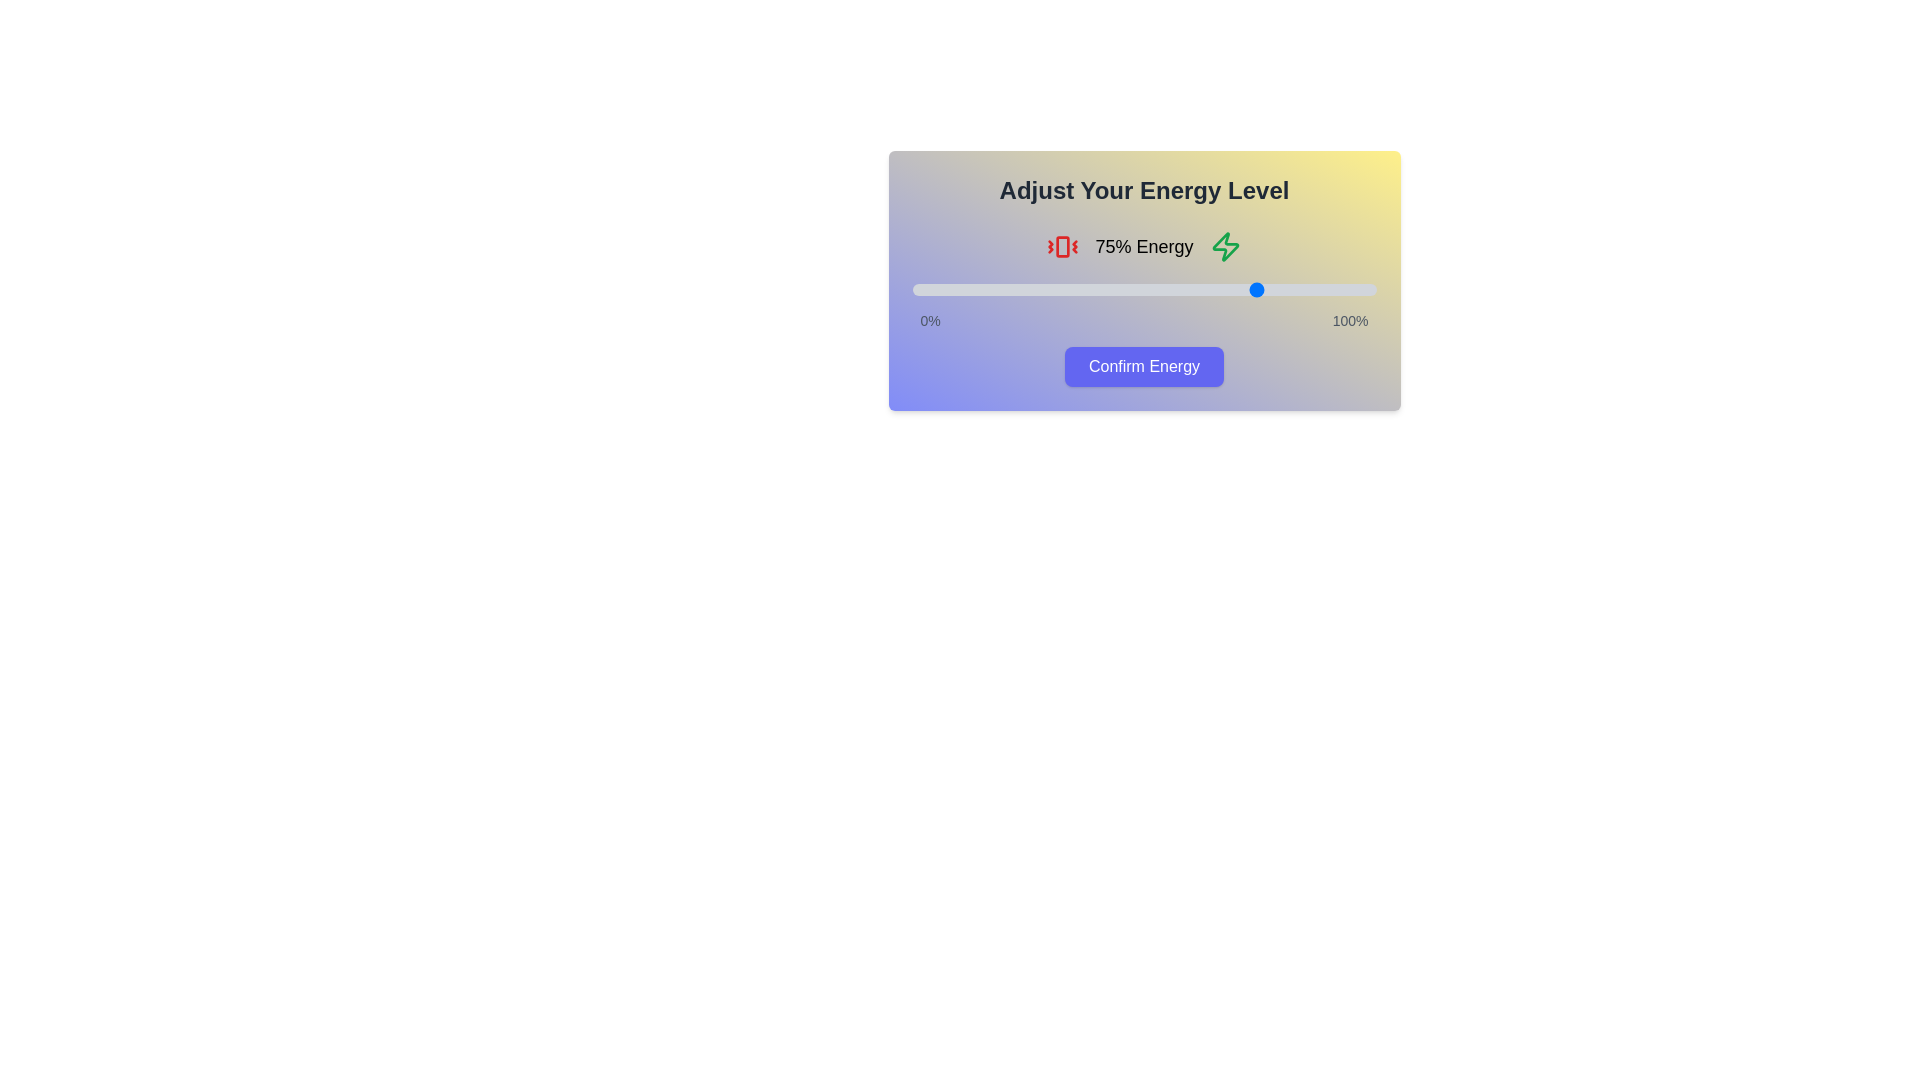 This screenshot has width=1920, height=1080. What do you see at coordinates (1061, 245) in the screenshot?
I see `the red icon to indicate low energy` at bounding box center [1061, 245].